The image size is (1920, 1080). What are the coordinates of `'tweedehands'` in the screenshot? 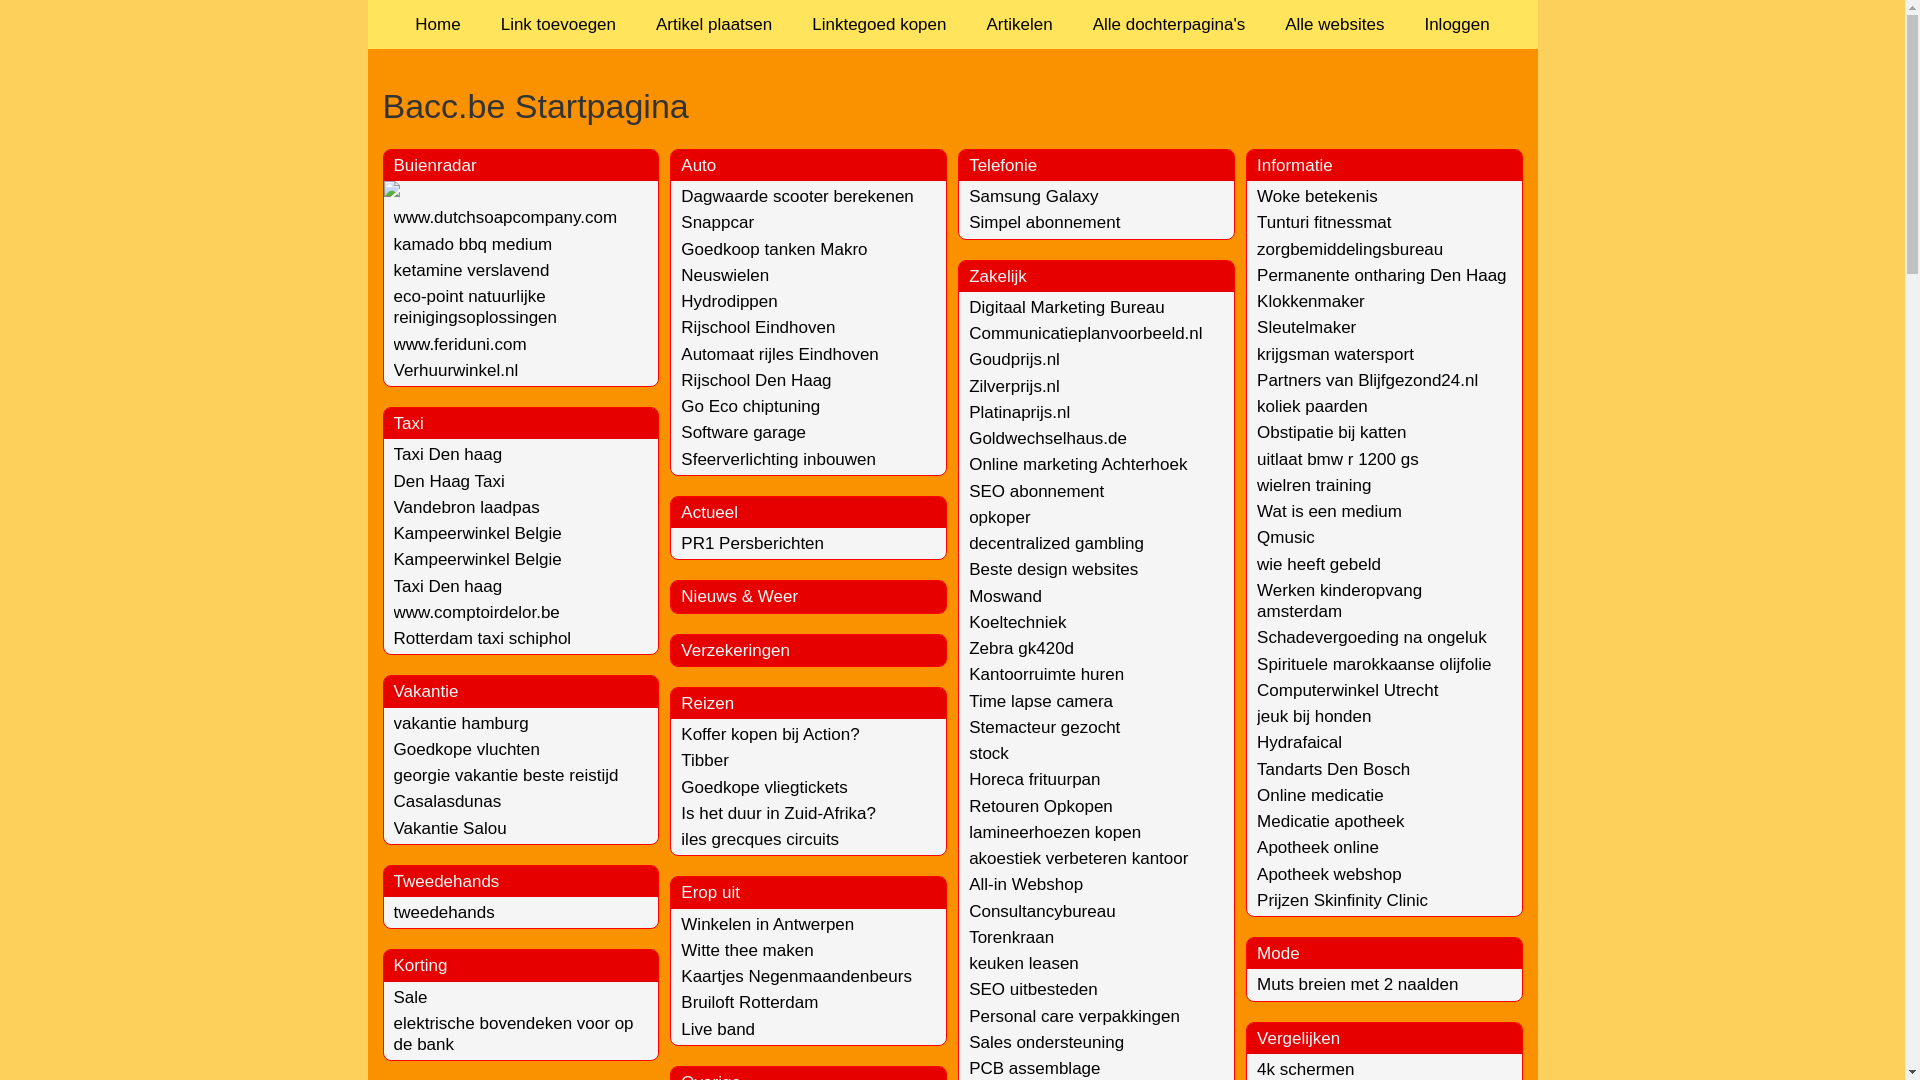 It's located at (393, 912).